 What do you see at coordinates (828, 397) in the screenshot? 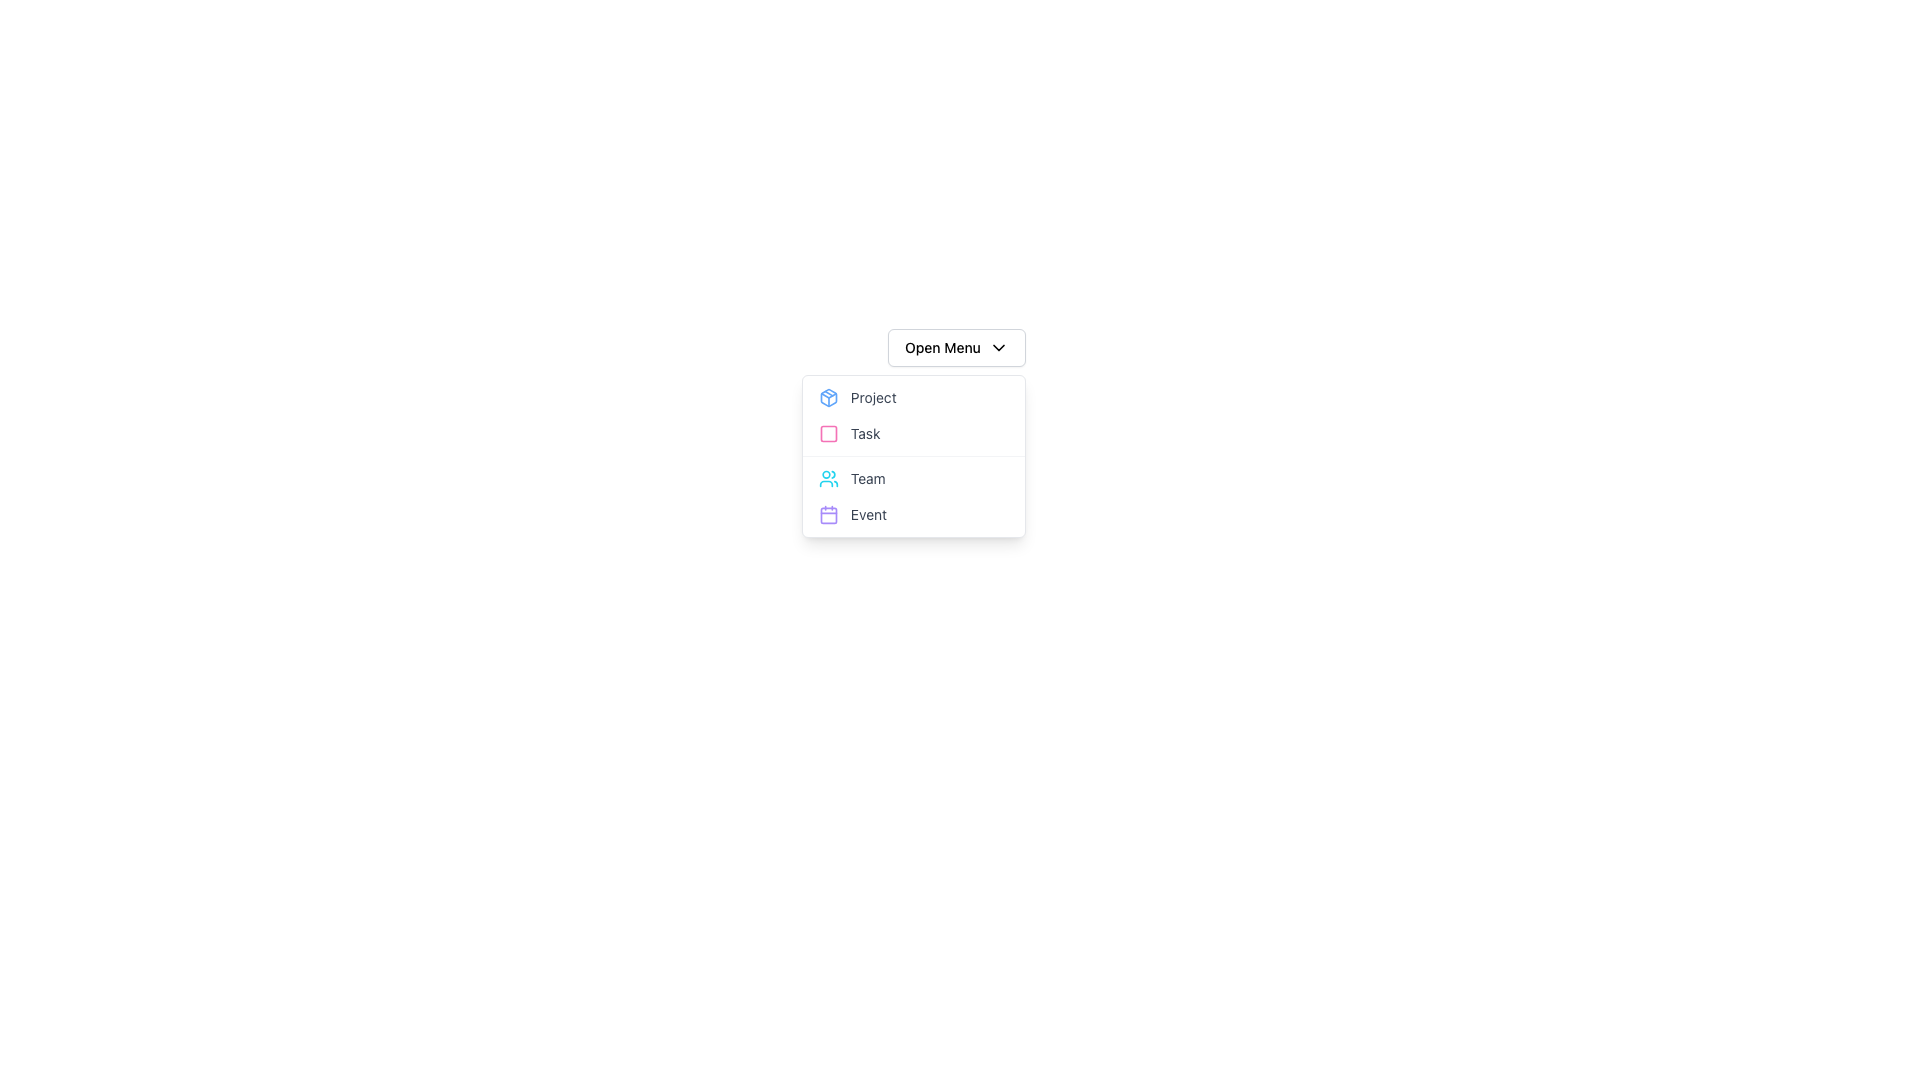
I see `the icon representing the project located to the left of the label 'Project' in the first row of the dropdown menu under 'Open Menu'` at bounding box center [828, 397].